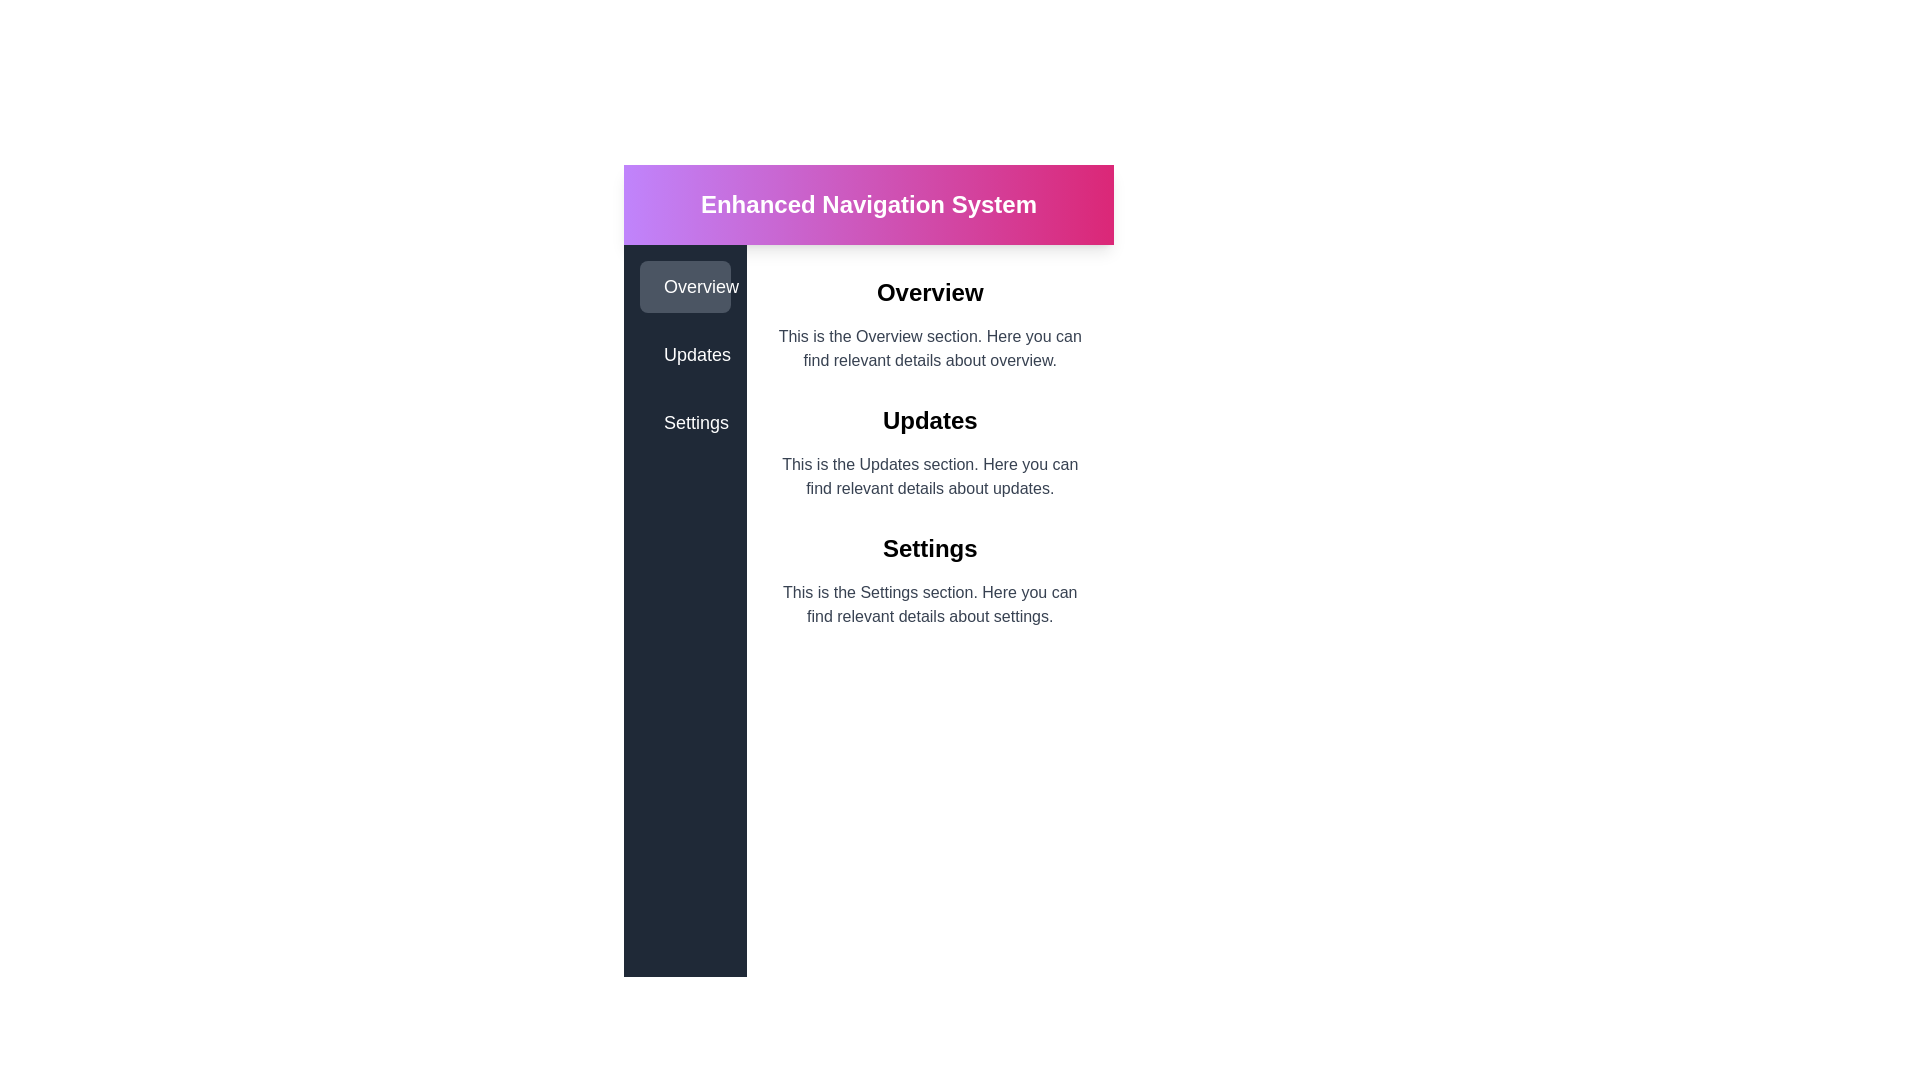  What do you see at coordinates (929, 293) in the screenshot?
I see `text of the title or header for the Overview section located just below the header bar with a pink gradient background` at bounding box center [929, 293].